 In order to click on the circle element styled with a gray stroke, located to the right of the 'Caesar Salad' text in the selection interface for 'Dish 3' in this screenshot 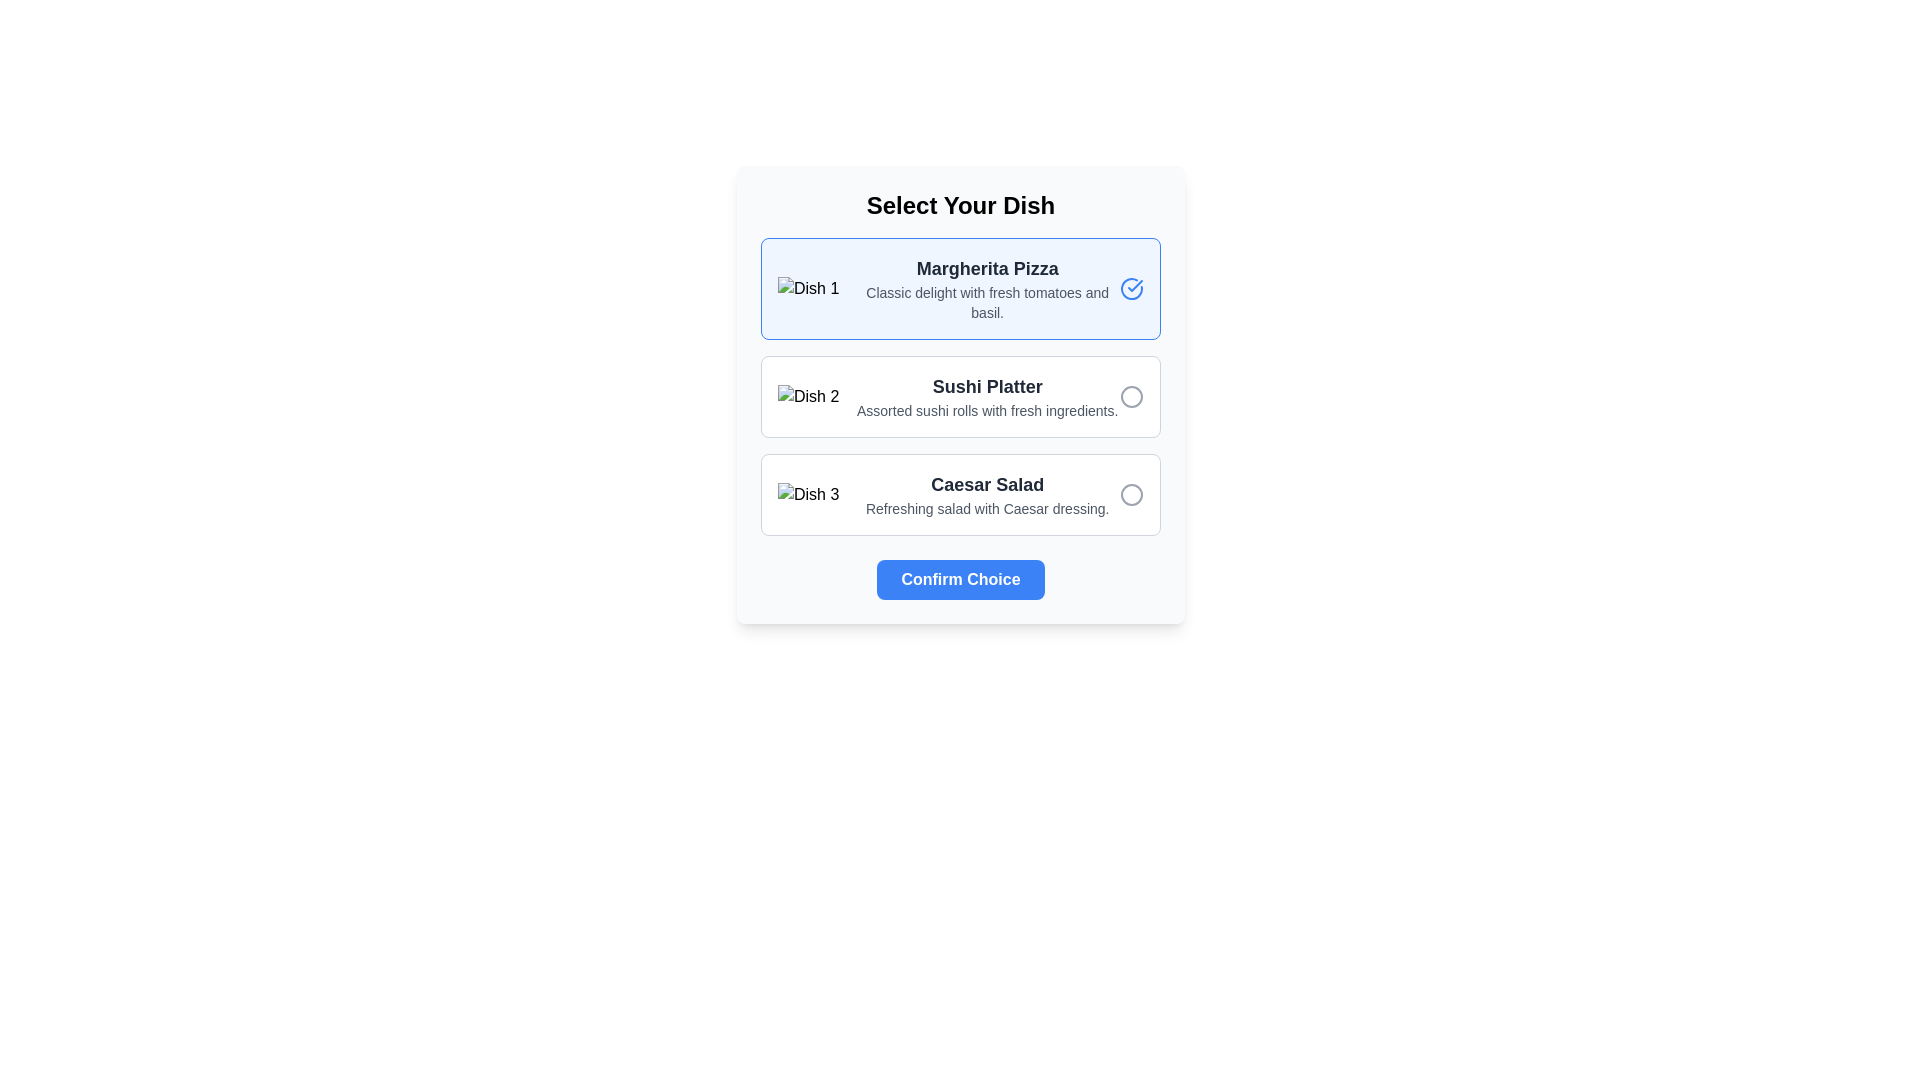, I will do `click(1132, 494)`.